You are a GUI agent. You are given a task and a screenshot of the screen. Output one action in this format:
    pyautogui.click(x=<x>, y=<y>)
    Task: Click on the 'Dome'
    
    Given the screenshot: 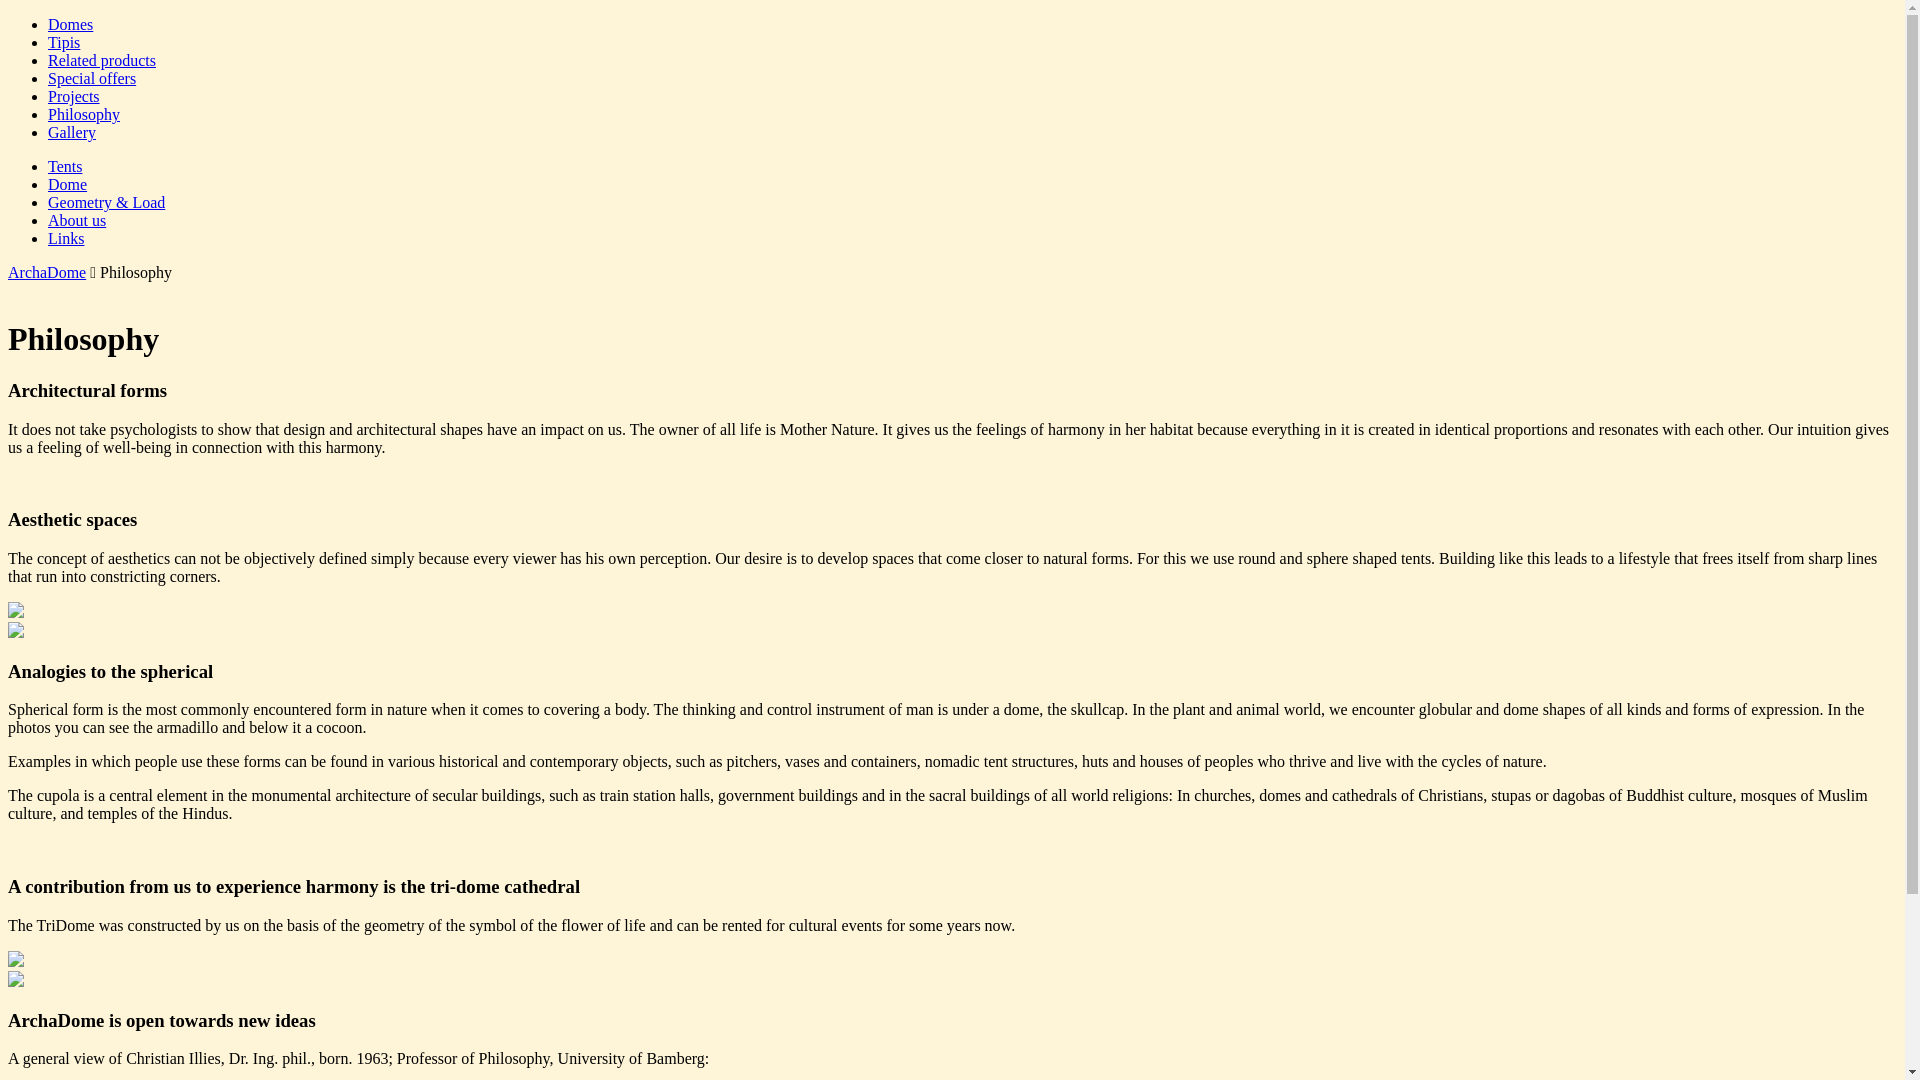 What is the action you would take?
    pyautogui.click(x=48, y=184)
    